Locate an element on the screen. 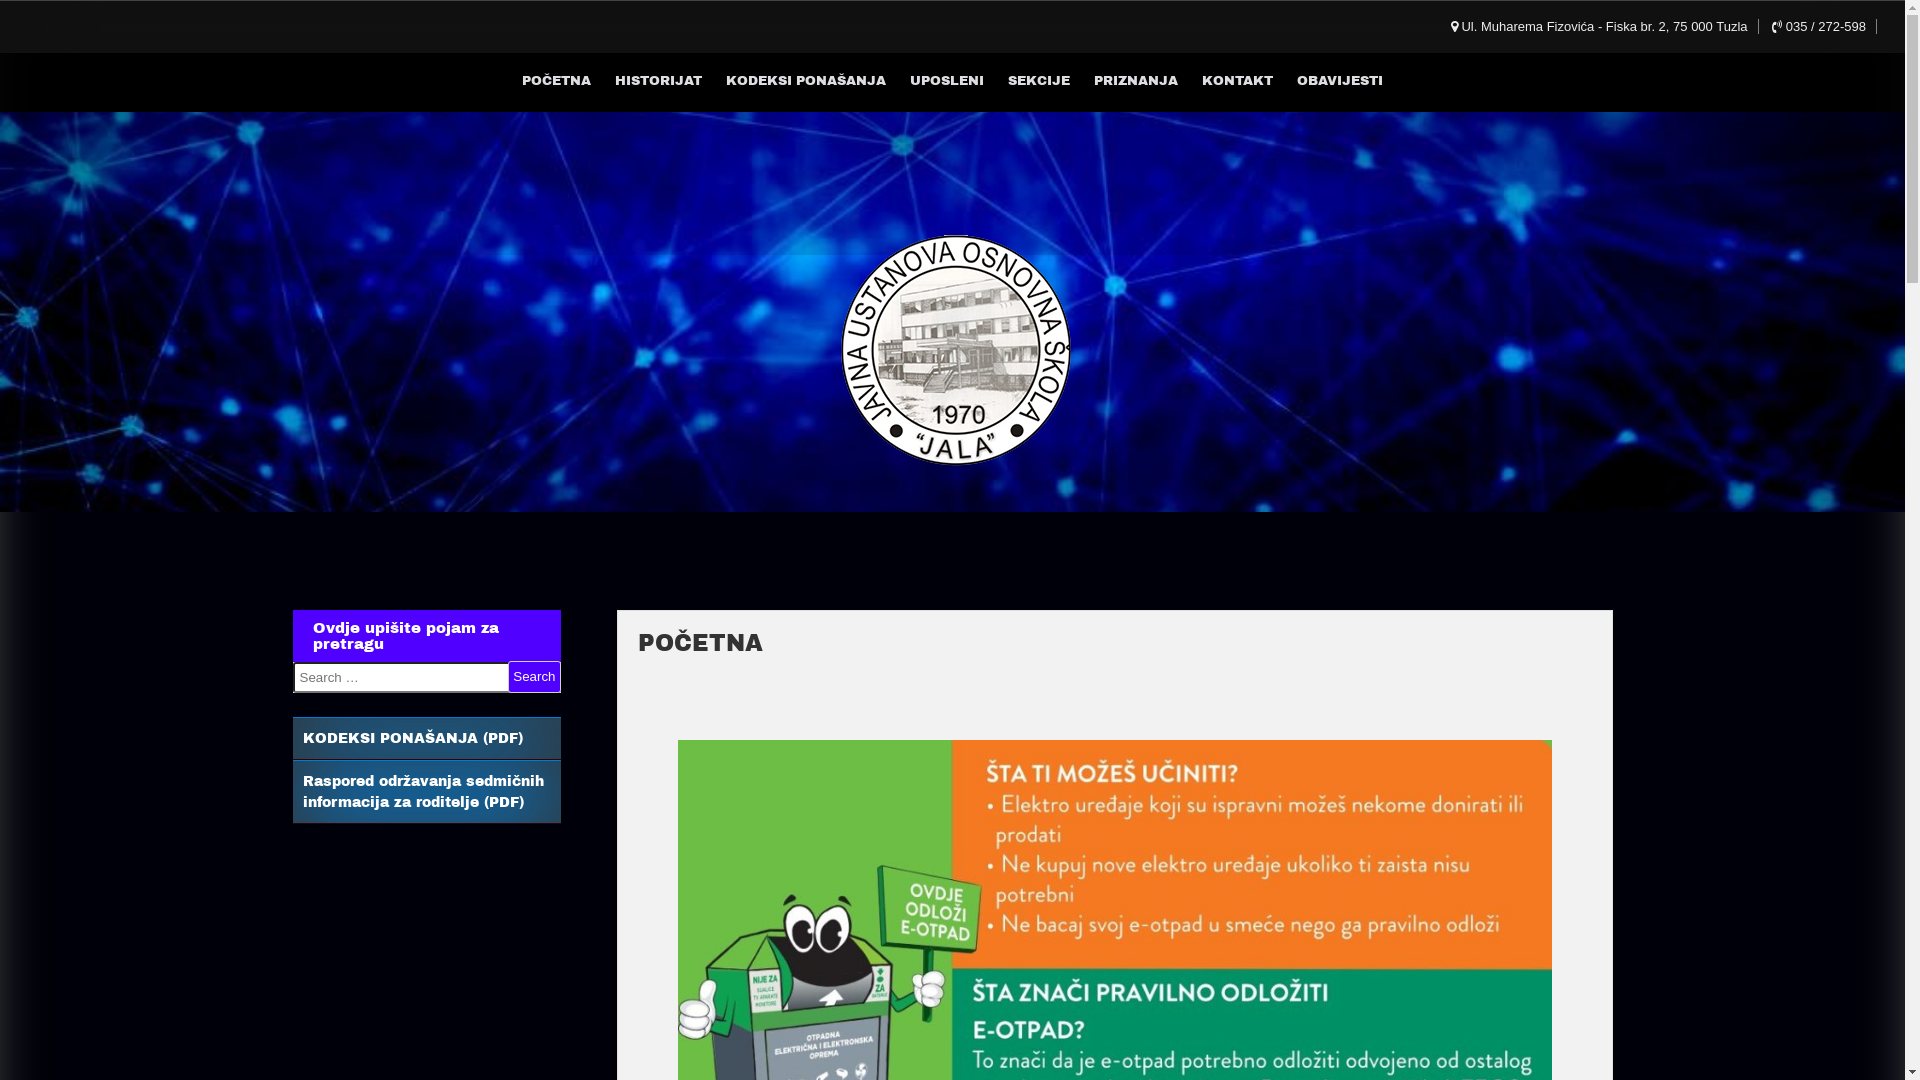 Image resolution: width=1920 pixels, height=1080 pixels. 'OBAVIJESTI' is located at coordinates (1285, 80).